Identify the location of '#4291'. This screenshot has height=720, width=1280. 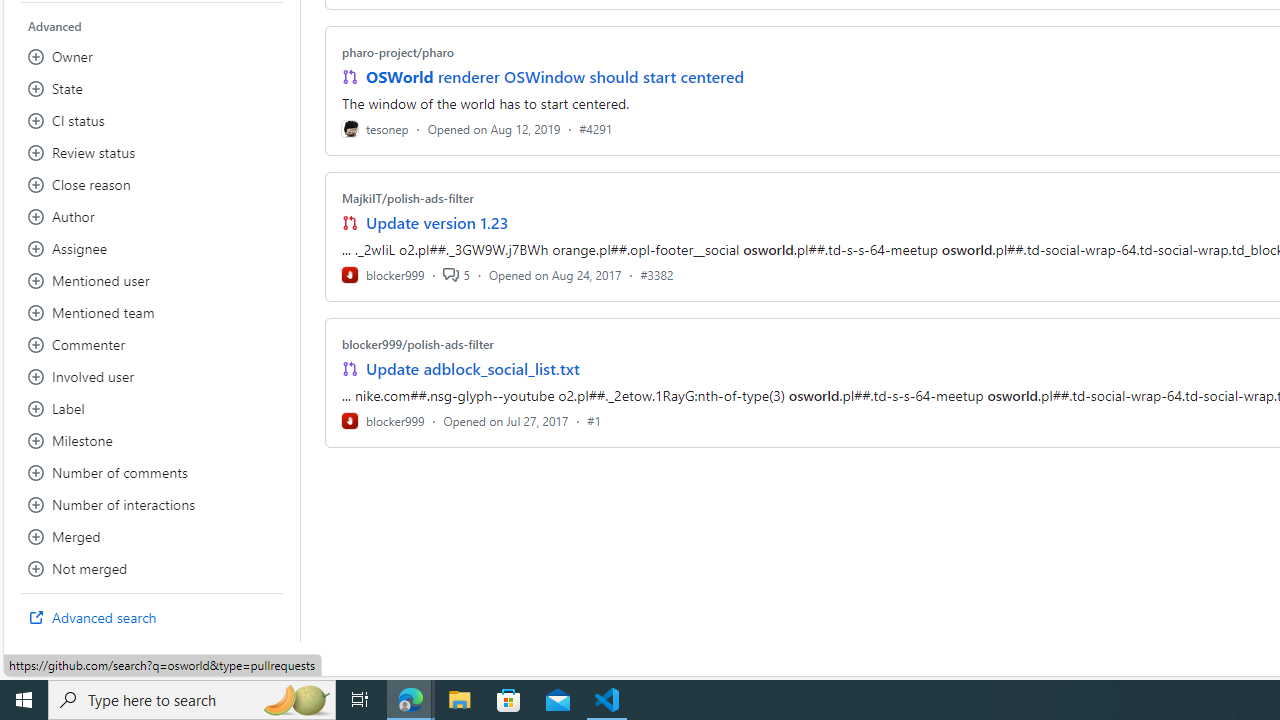
(594, 128).